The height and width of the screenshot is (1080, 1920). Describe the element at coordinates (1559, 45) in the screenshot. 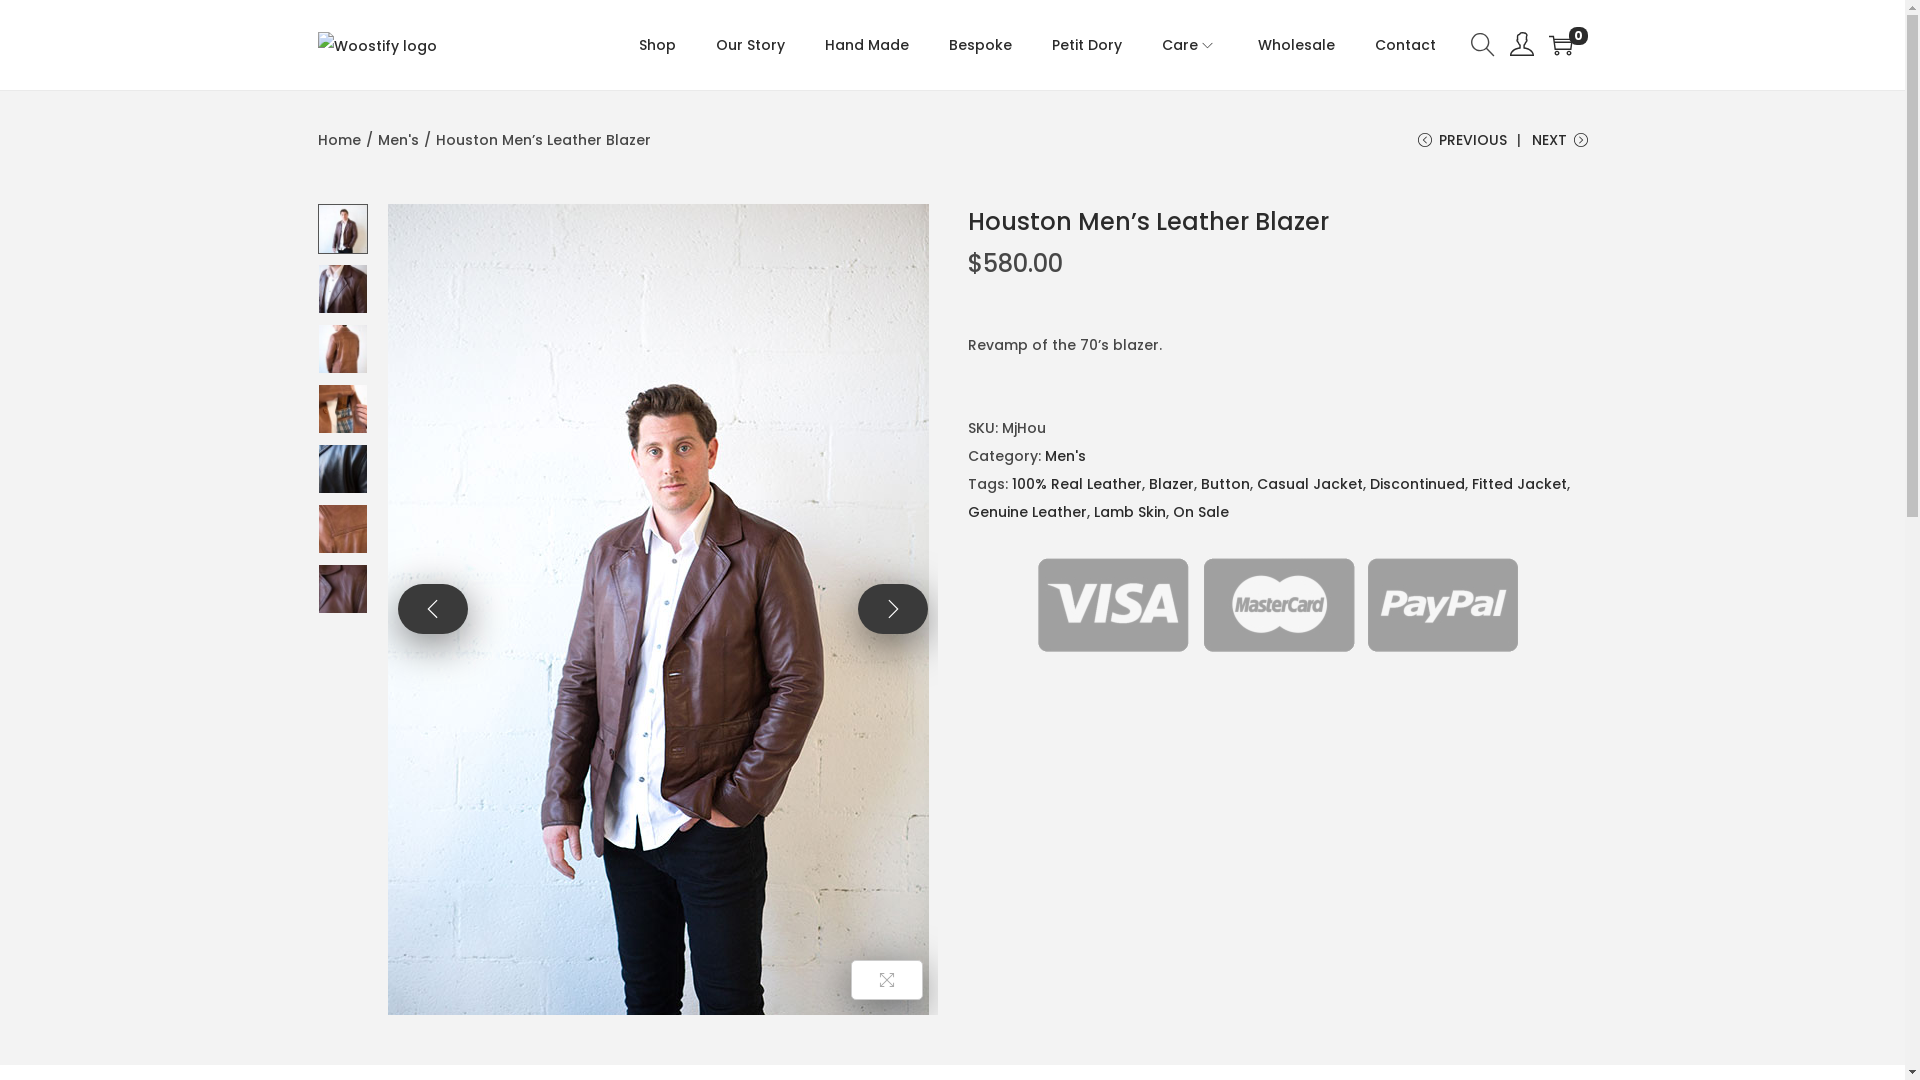

I see `'0'` at that location.